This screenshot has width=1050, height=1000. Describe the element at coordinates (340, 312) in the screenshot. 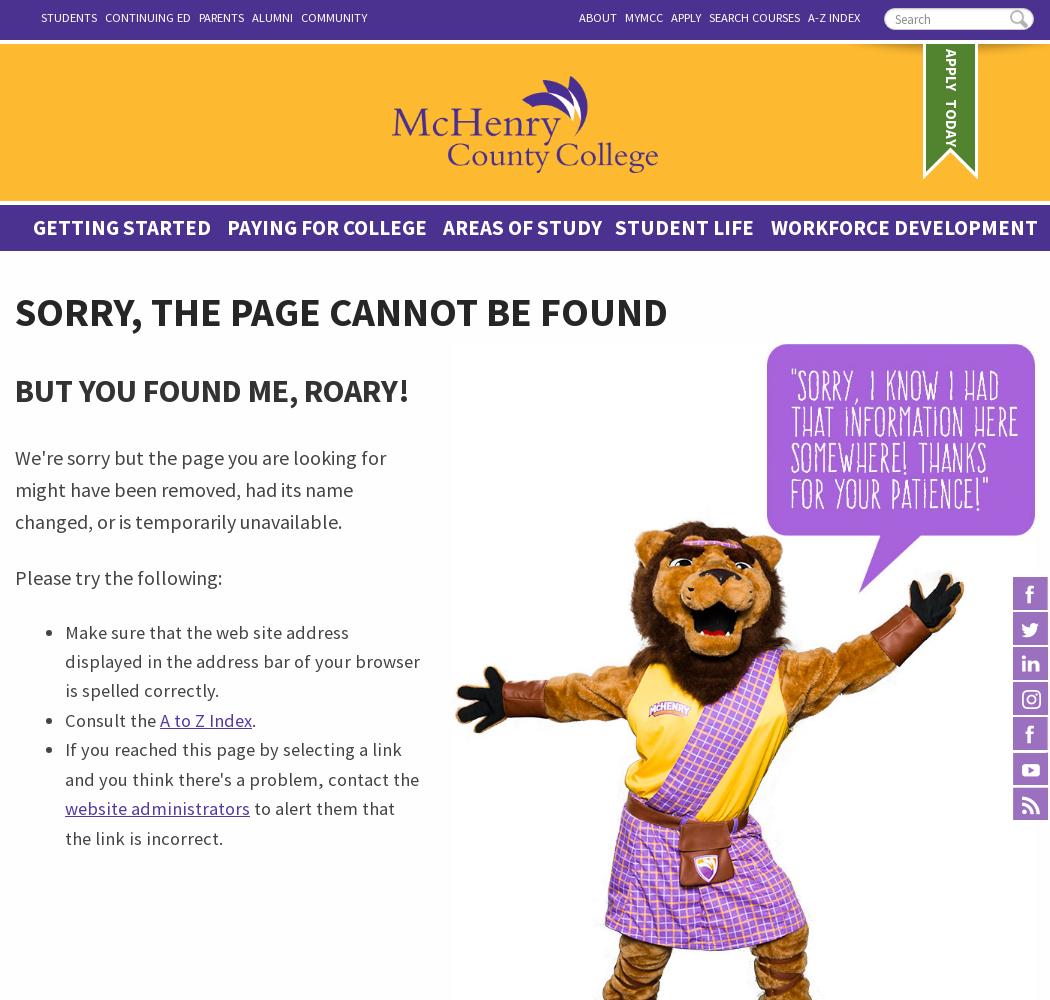

I see `'Sorry, the page cannot be found'` at that location.